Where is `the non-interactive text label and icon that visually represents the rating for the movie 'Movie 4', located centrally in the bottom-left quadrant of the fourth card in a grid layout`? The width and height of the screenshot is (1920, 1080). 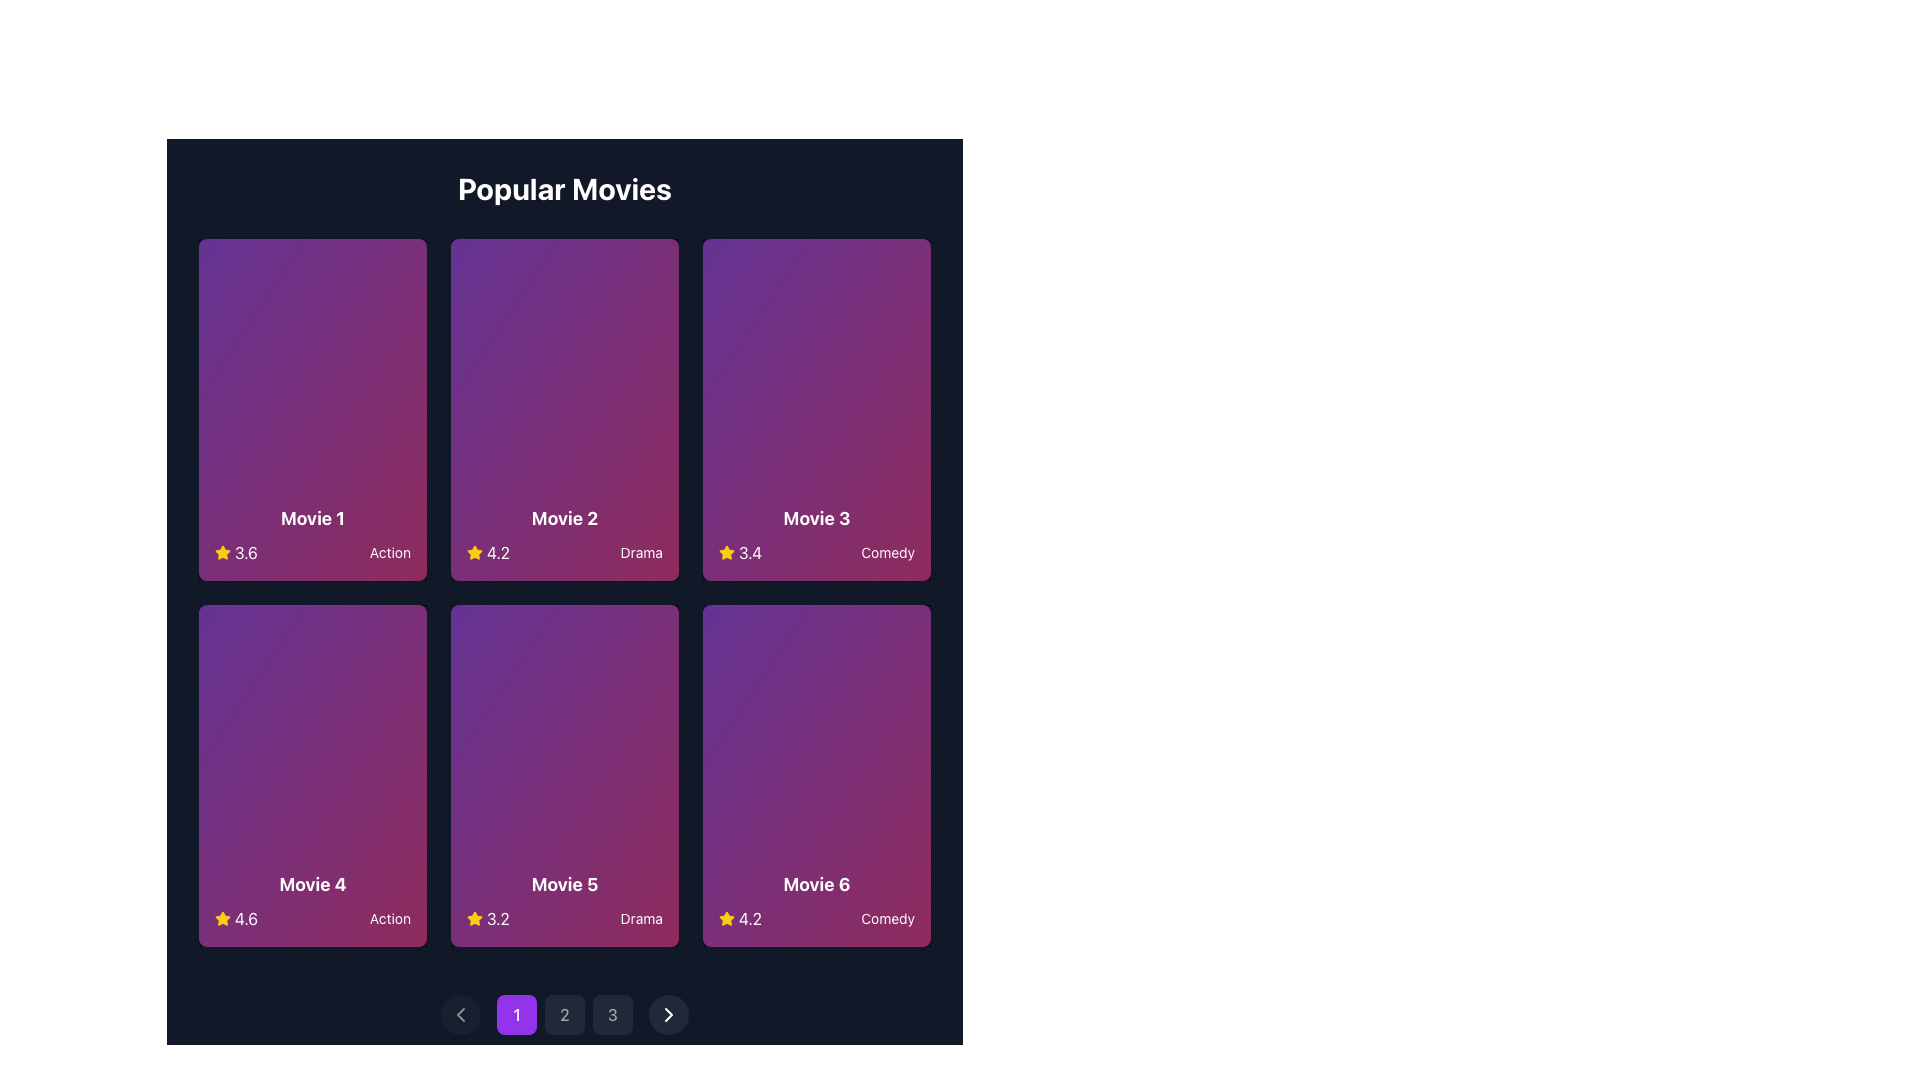 the non-interactive text label and icon that visually represents the rating for the movie 'Movie 4', located centrally in the bottom-left quadrant of the fourth card in a grid layout is located at coordinates (236, 918).